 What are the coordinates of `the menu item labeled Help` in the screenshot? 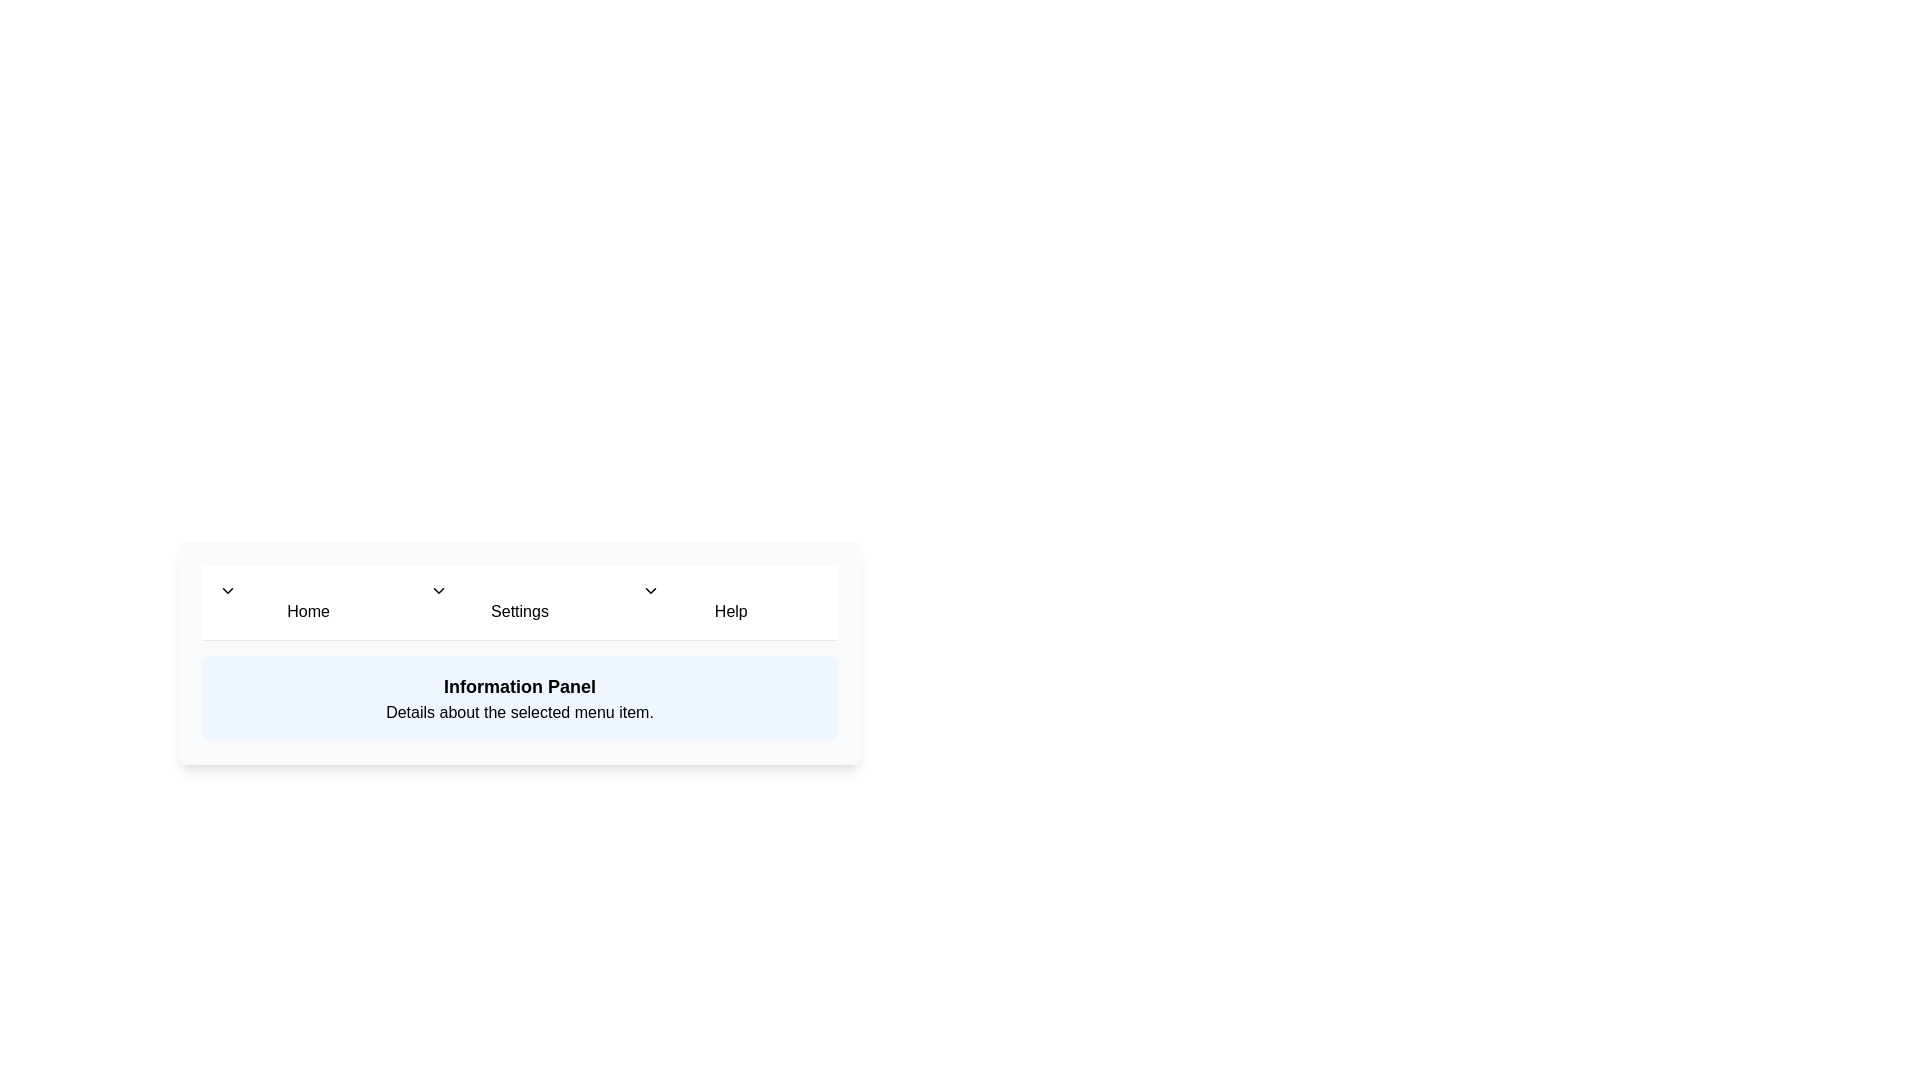 It's located at (730, 601).